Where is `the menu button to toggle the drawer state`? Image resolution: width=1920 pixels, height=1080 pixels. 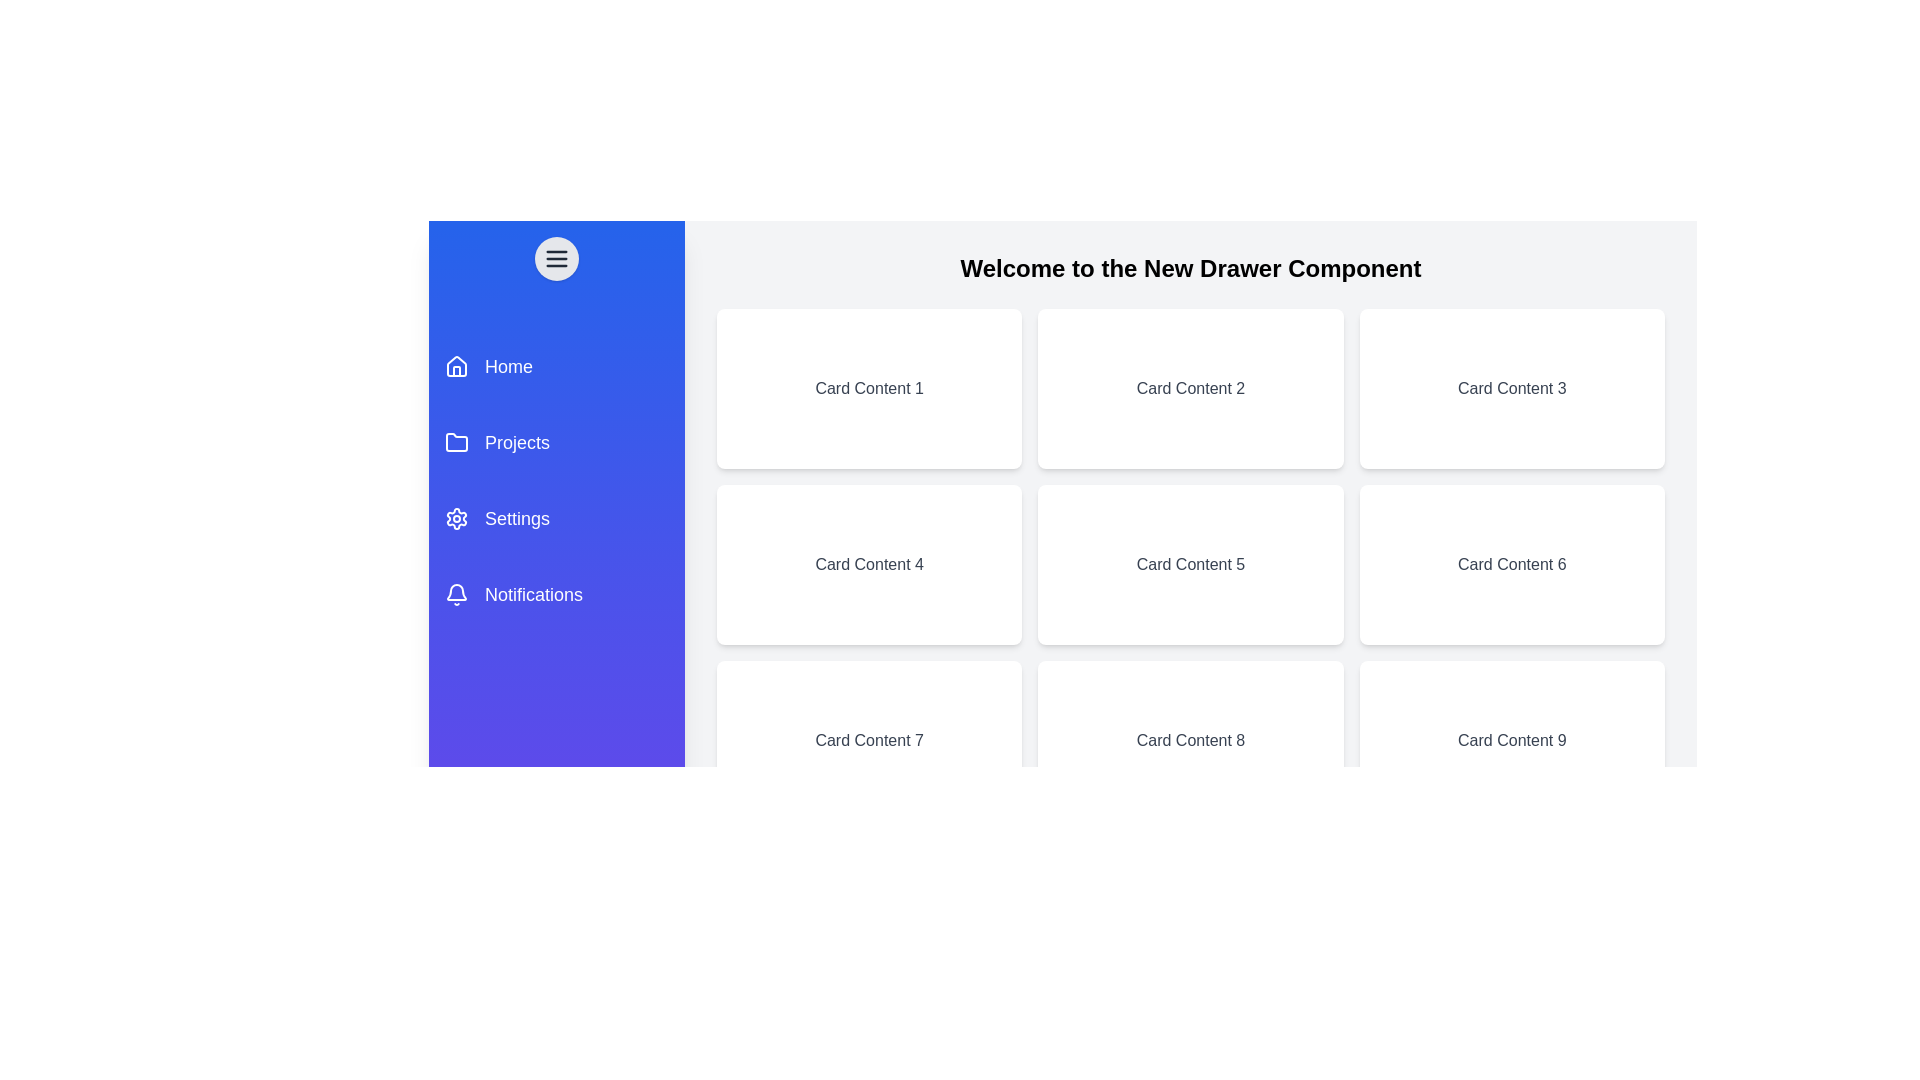 the menu button to toggle the drawer state is located at coordinates (556, 257).